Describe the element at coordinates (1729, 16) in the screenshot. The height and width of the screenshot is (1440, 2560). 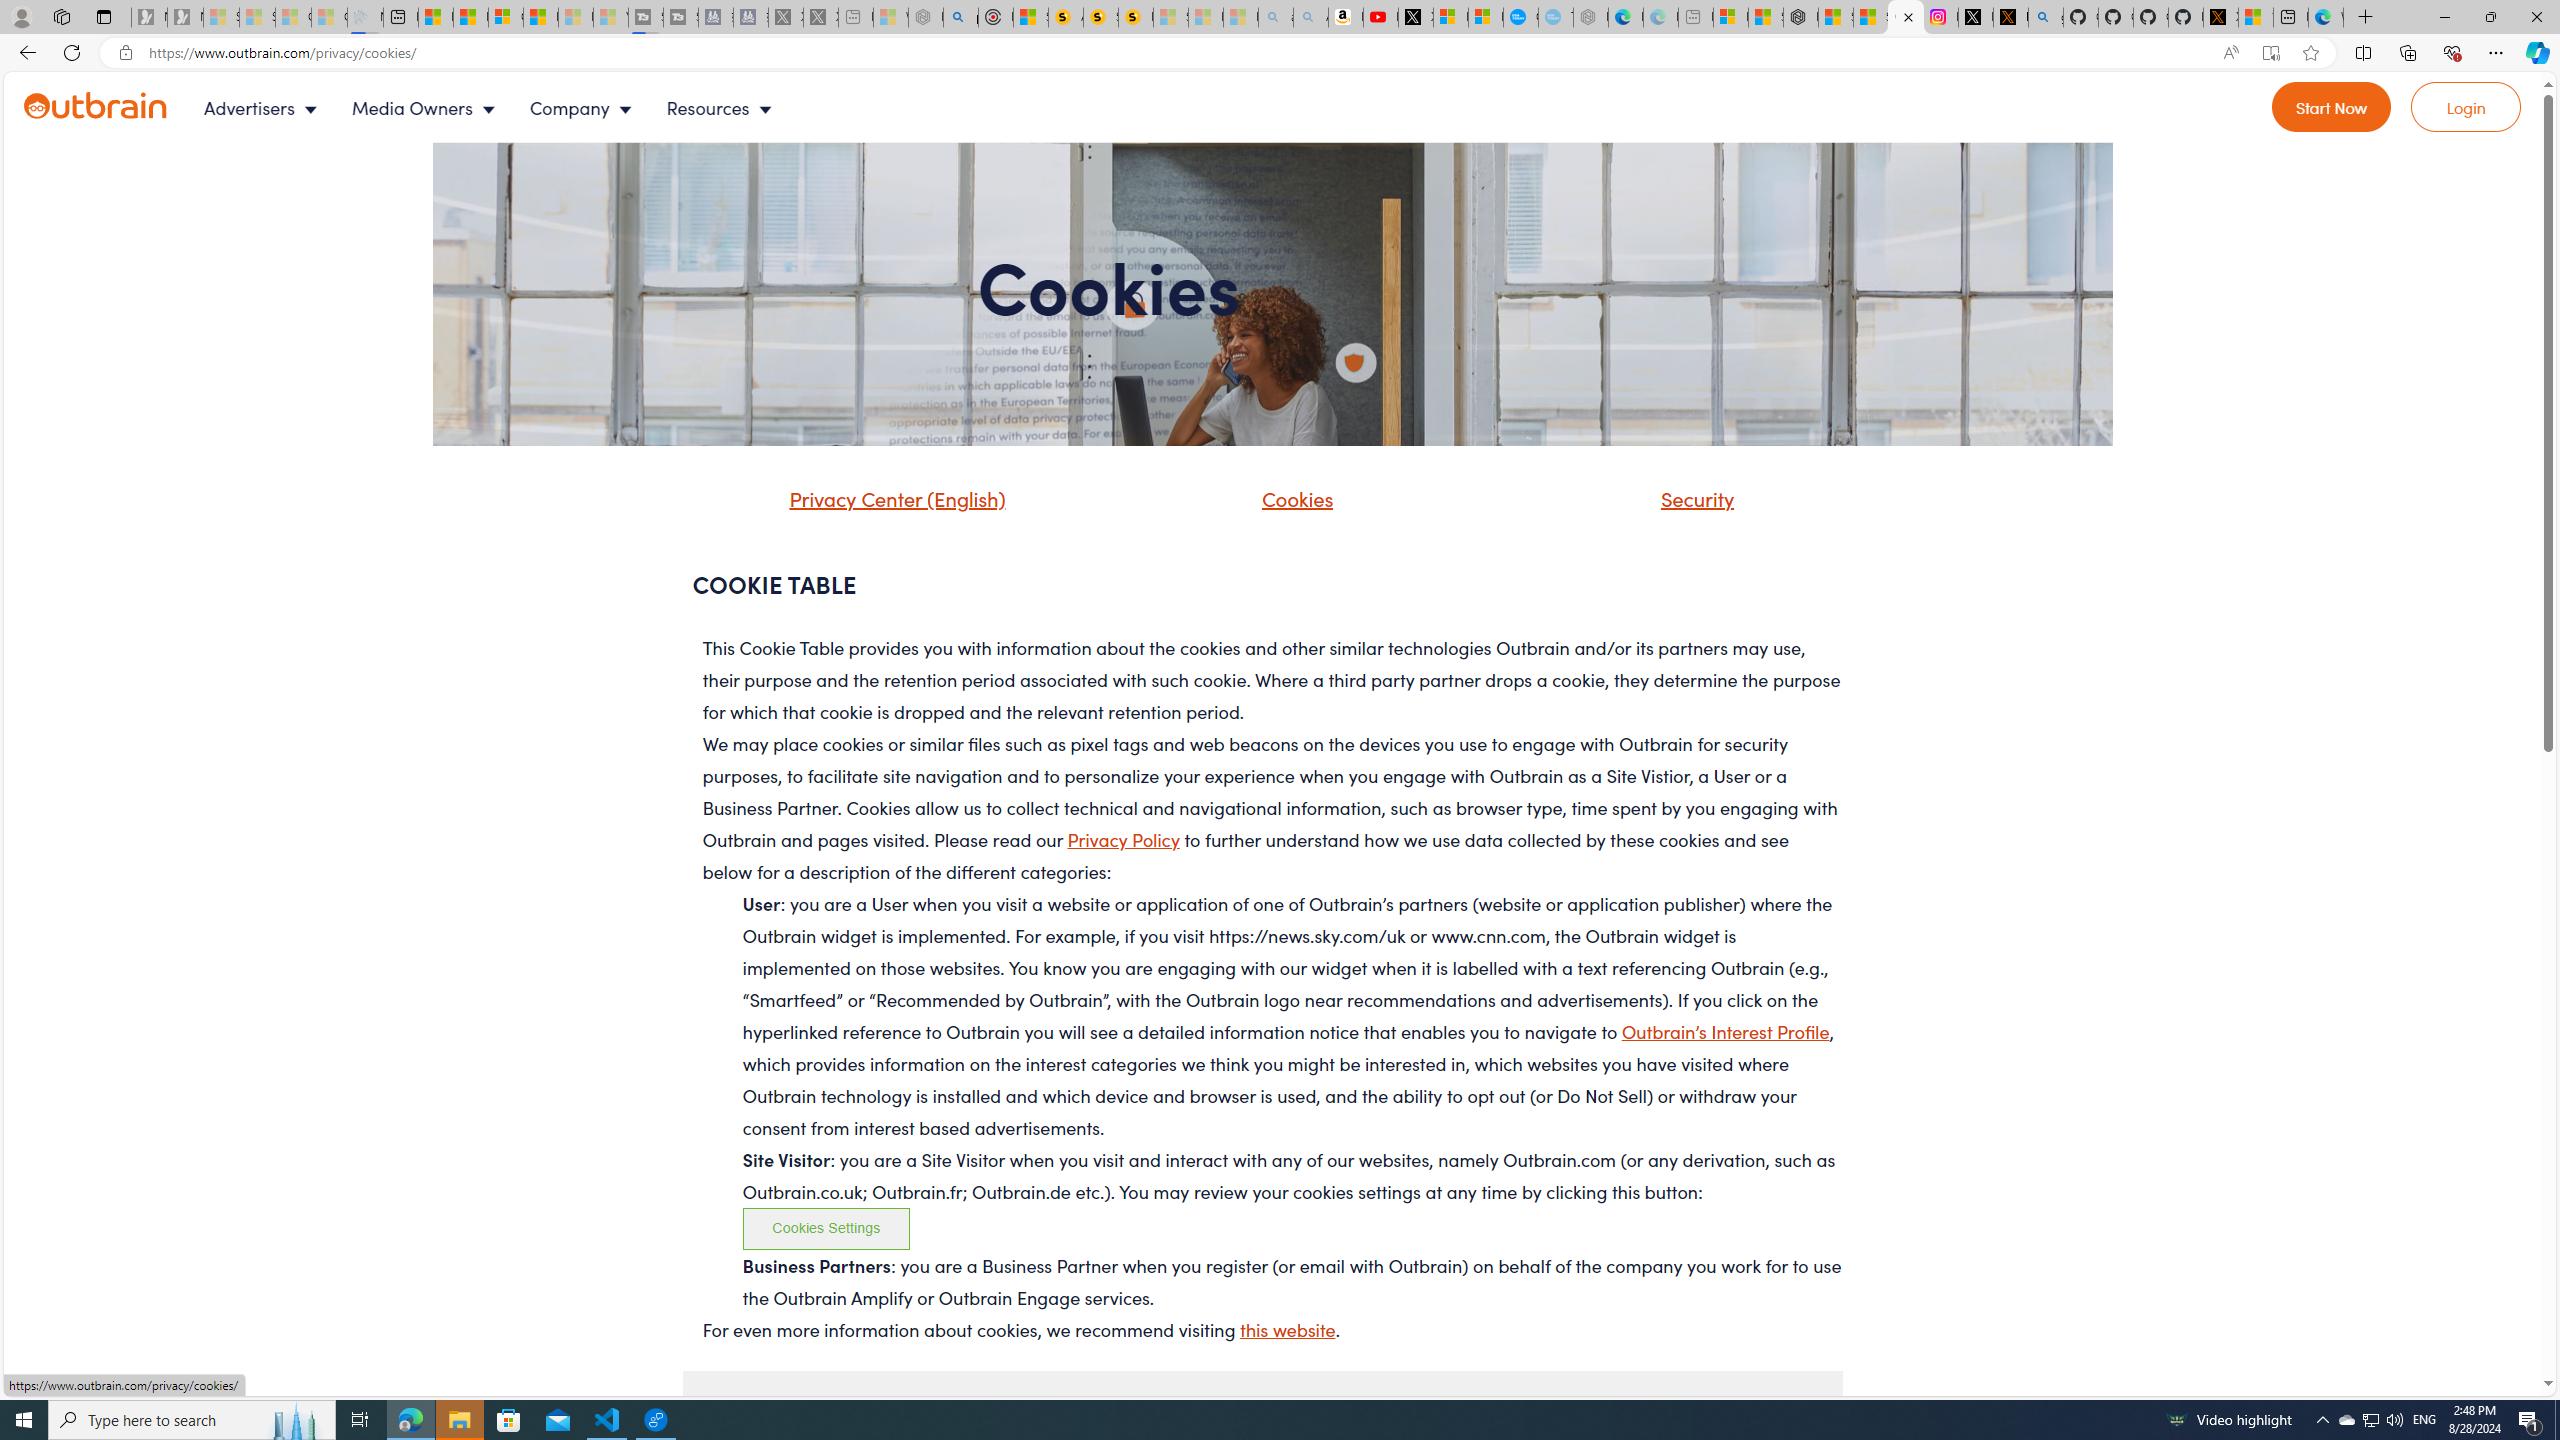
I see `'Microsoft account | Microsoft Account Privacy Settings'` at that location.